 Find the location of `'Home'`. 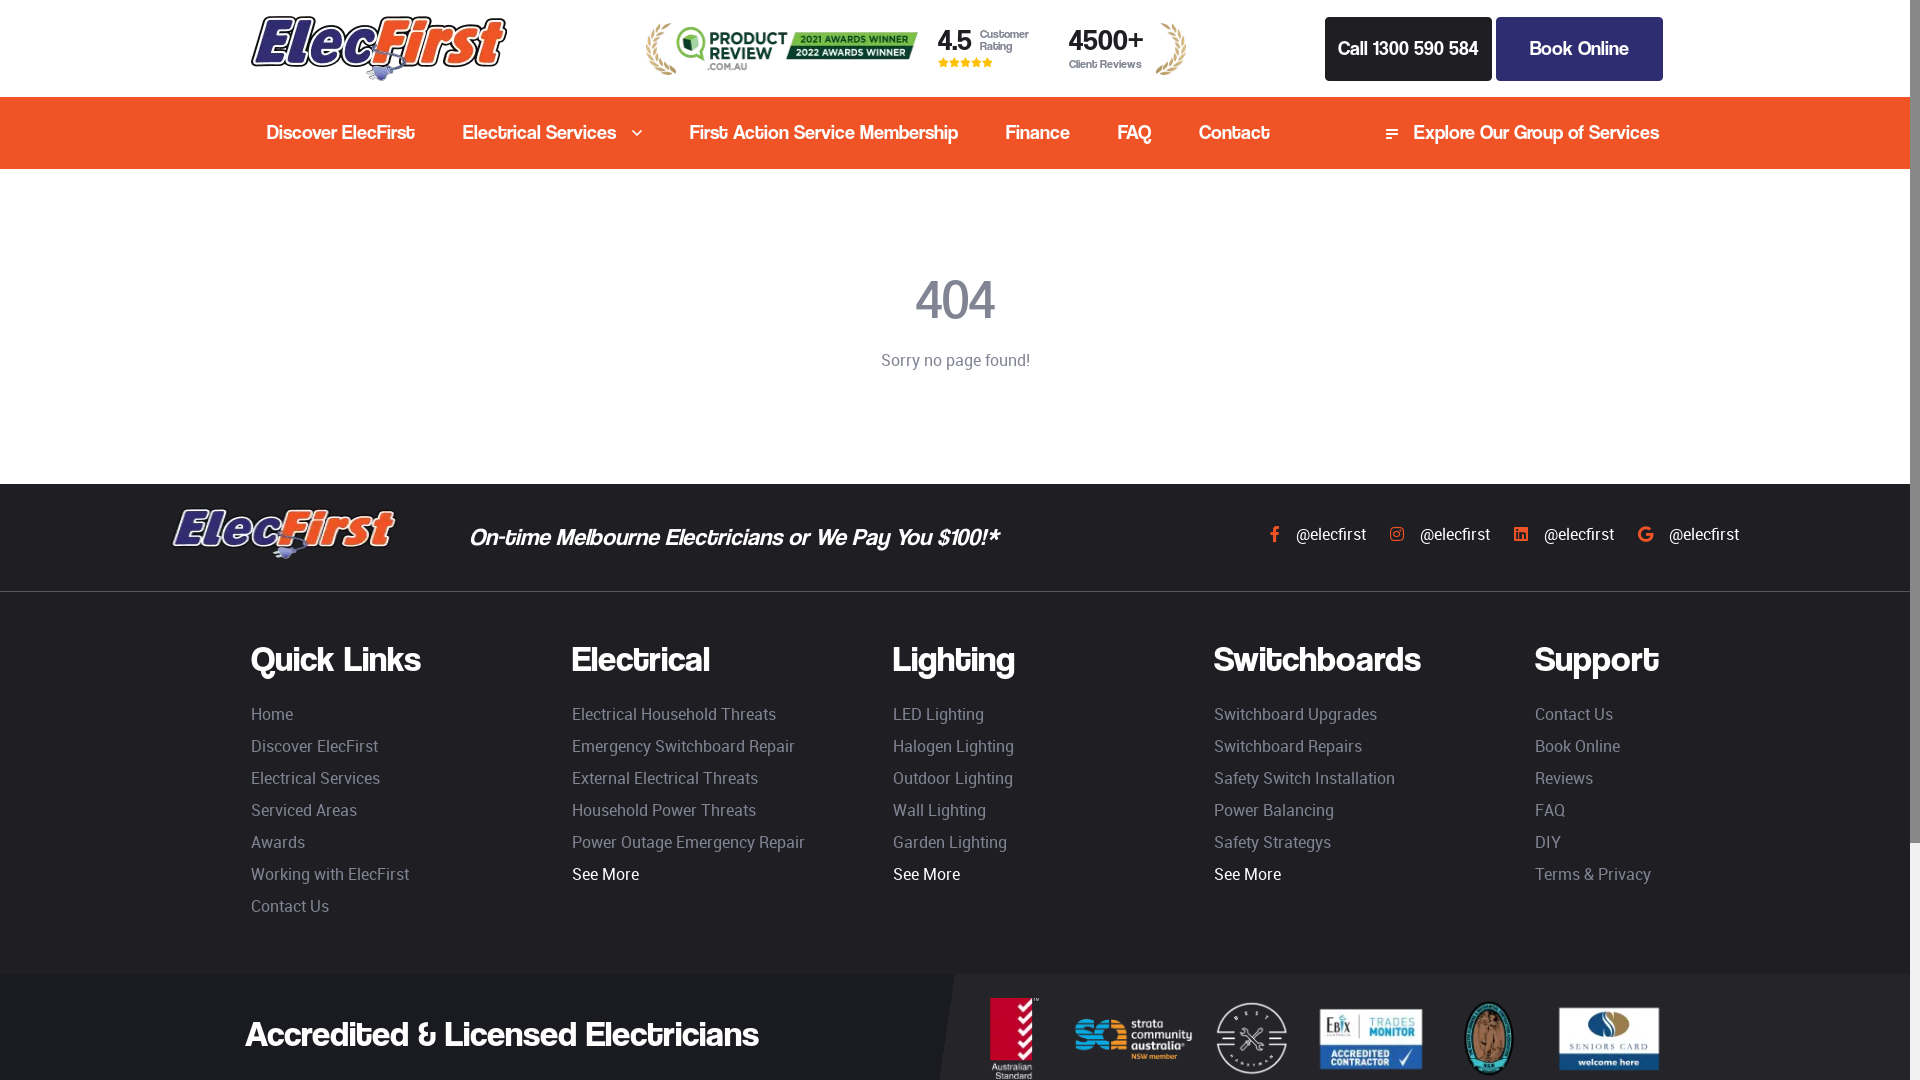

'Home' is located at coordinates (271, 712).